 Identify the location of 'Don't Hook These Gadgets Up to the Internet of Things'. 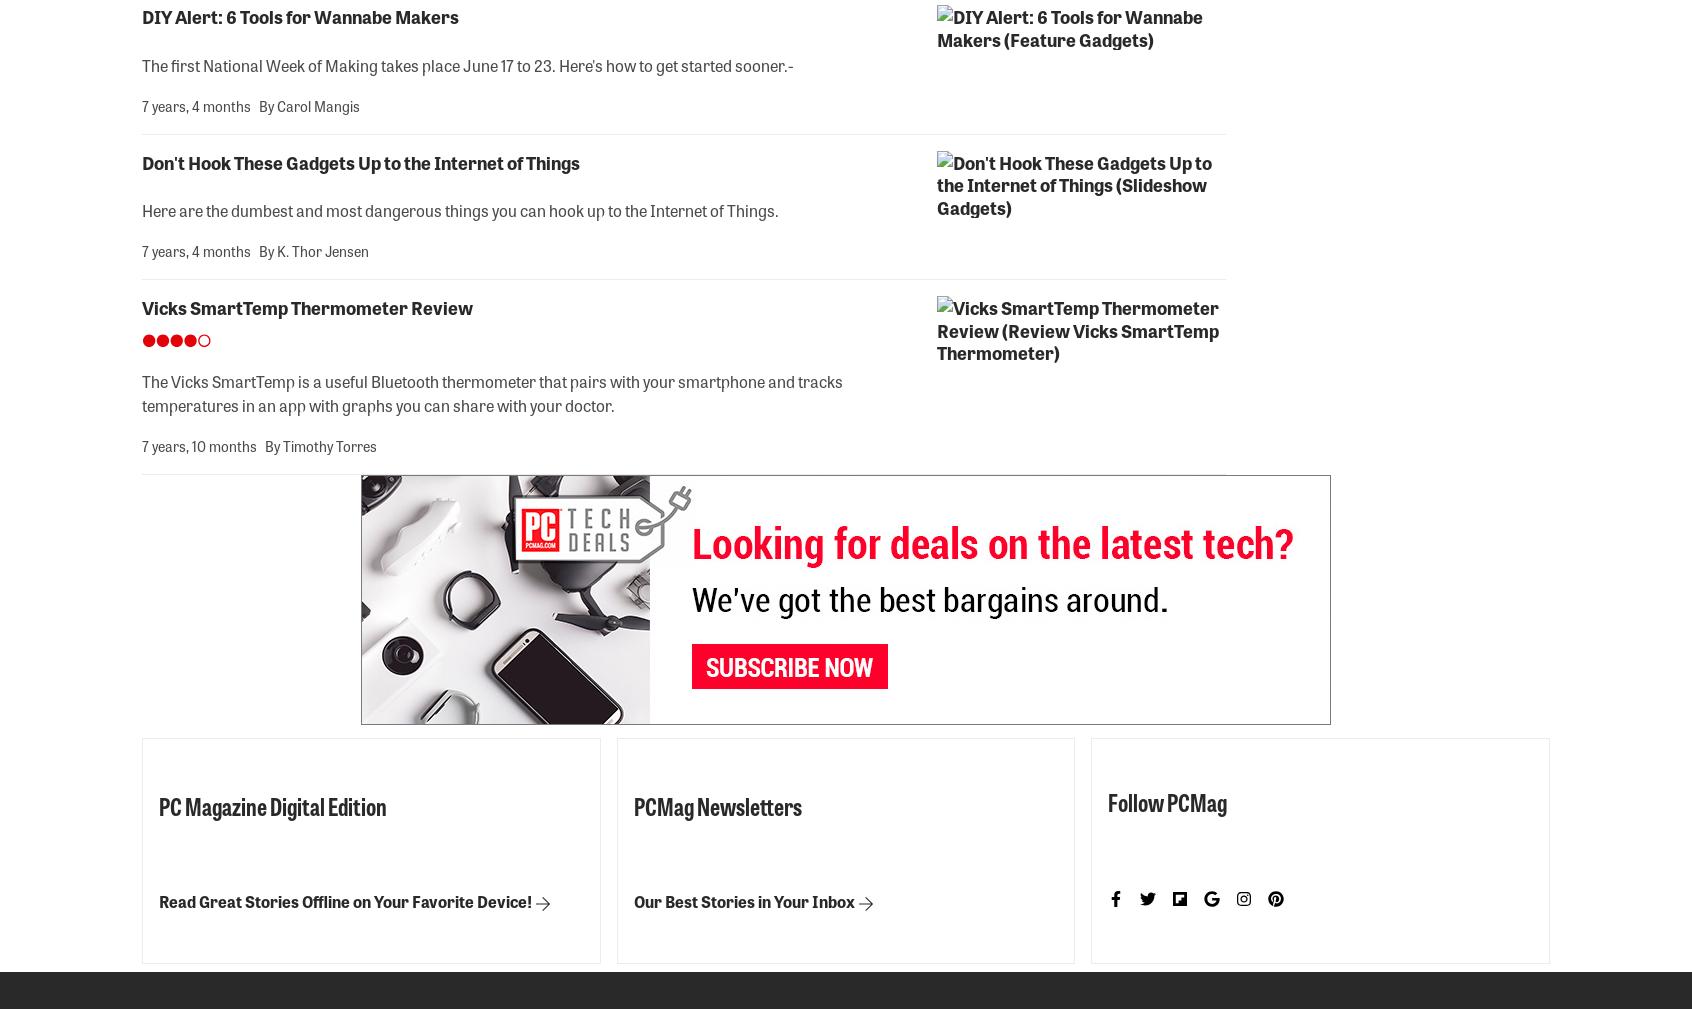
(361, 160).